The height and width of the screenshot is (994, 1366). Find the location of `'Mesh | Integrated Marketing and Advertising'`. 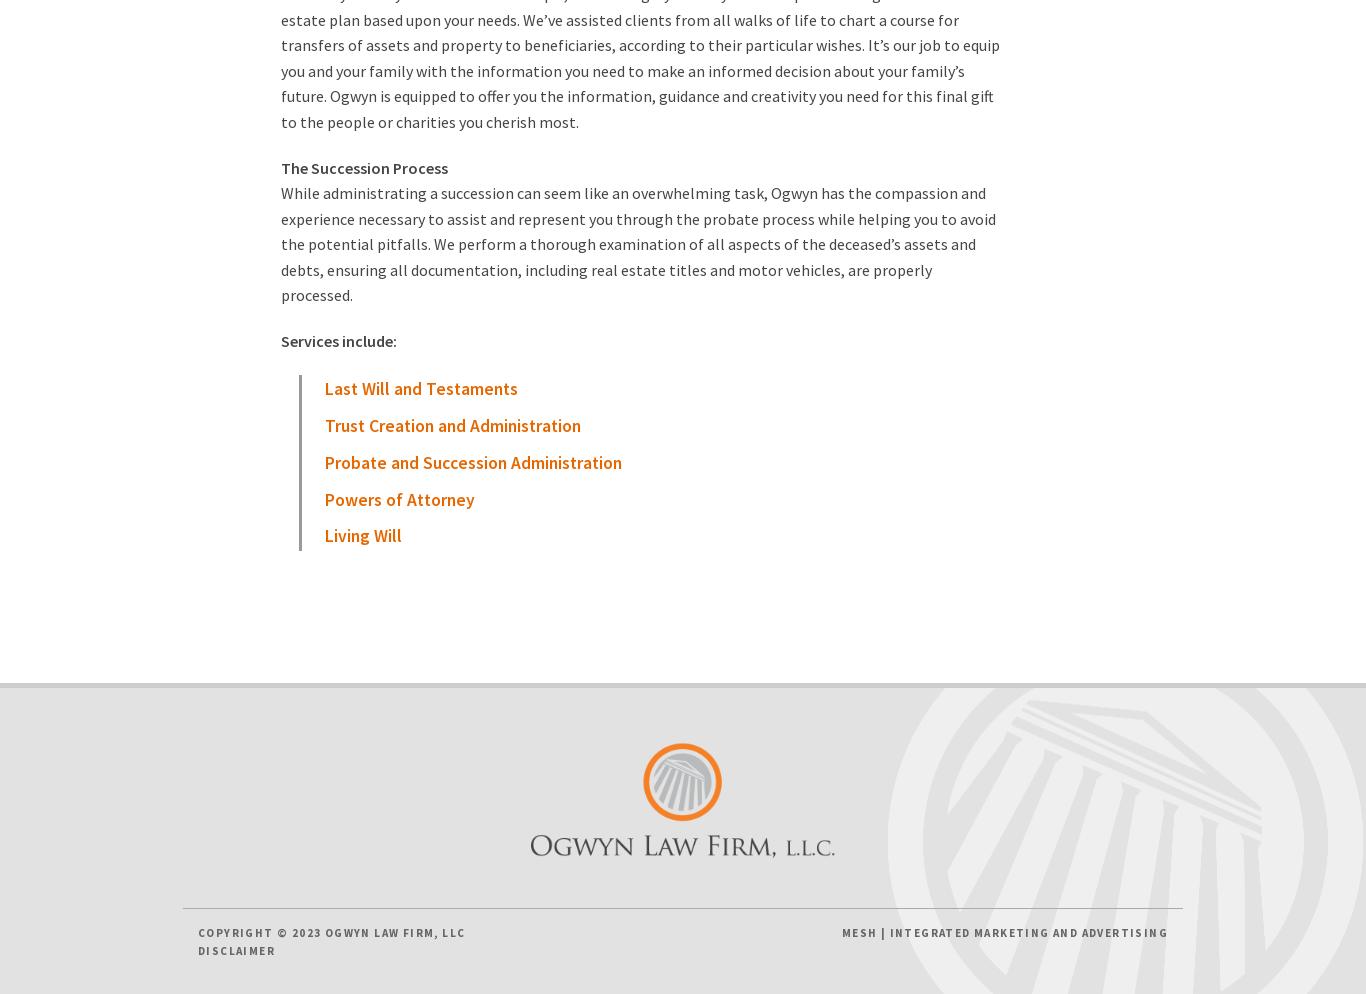

'Mesh | Integrated Marketing and Advertising' is located at coordinates (1004, 932).